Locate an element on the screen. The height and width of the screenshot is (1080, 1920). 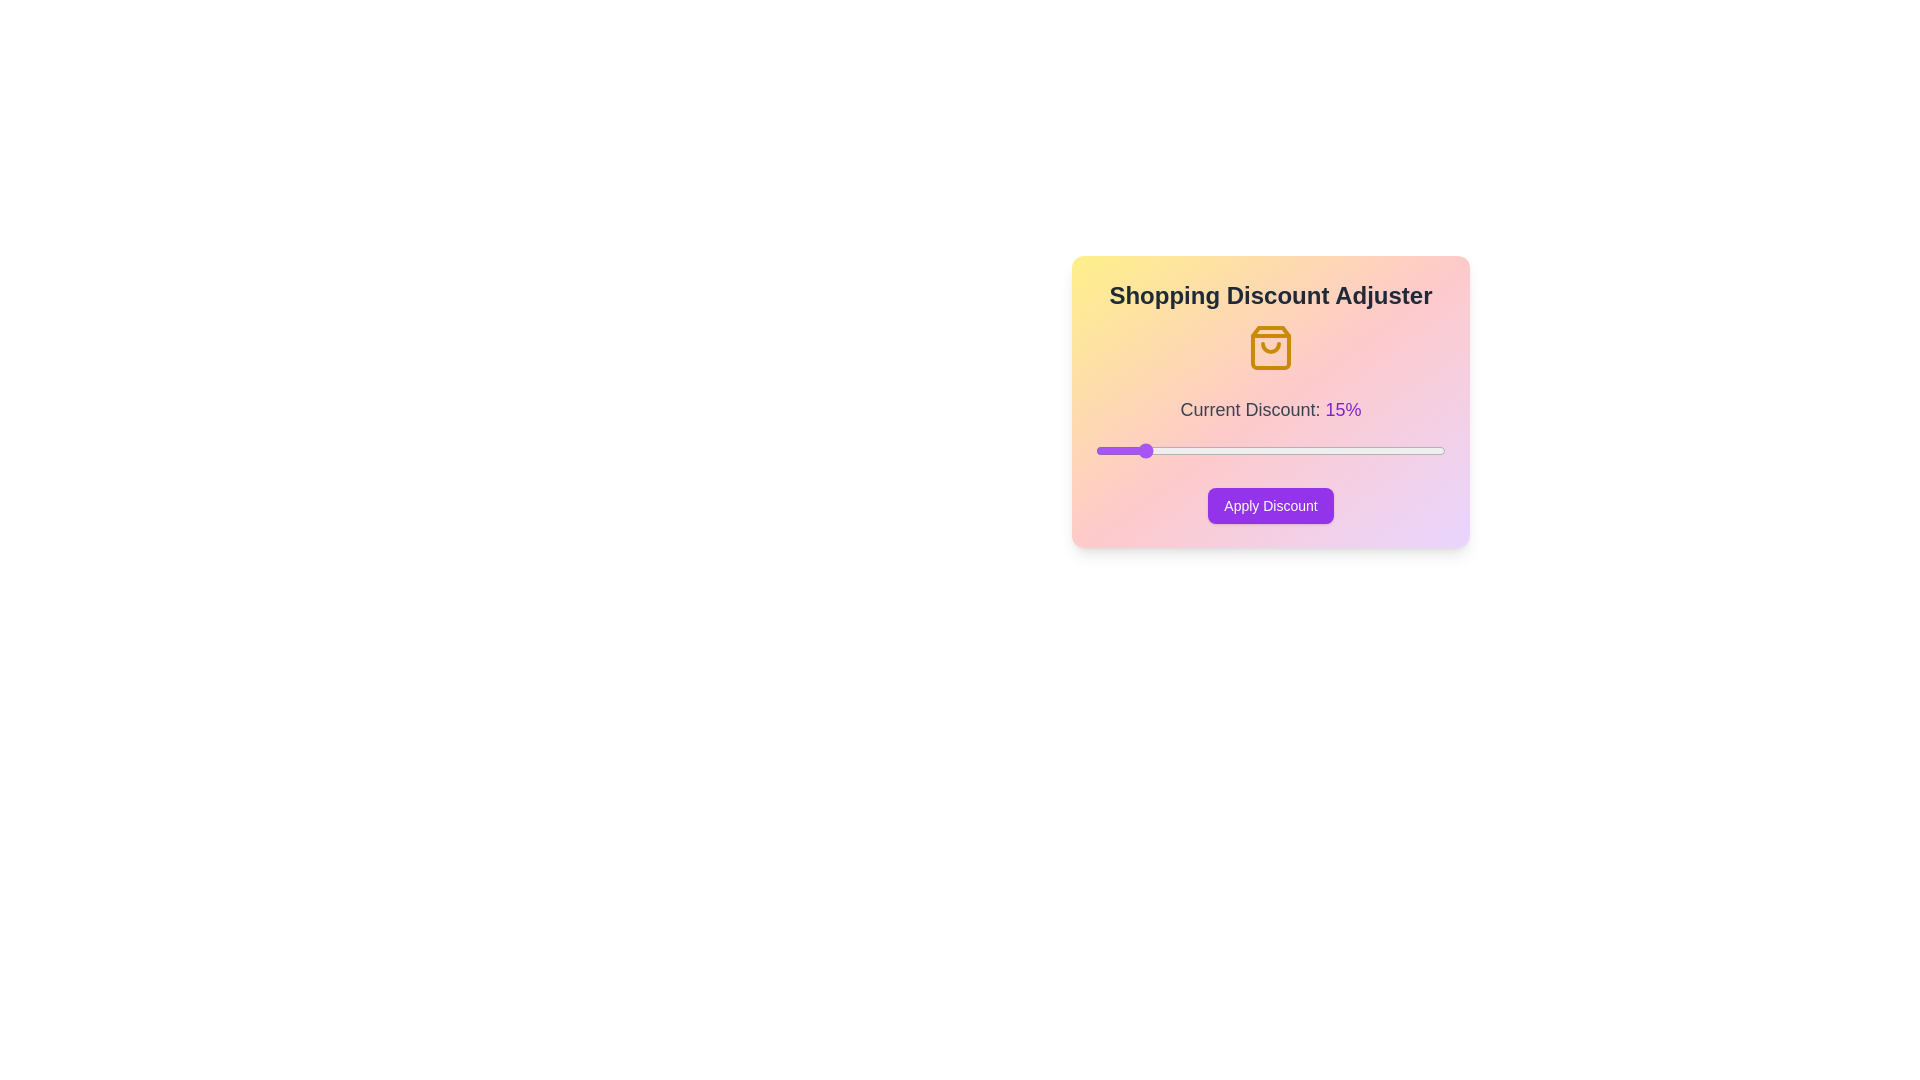
the discount slider to set the discount percentage to 48 is located at coordinates (1427, 451).